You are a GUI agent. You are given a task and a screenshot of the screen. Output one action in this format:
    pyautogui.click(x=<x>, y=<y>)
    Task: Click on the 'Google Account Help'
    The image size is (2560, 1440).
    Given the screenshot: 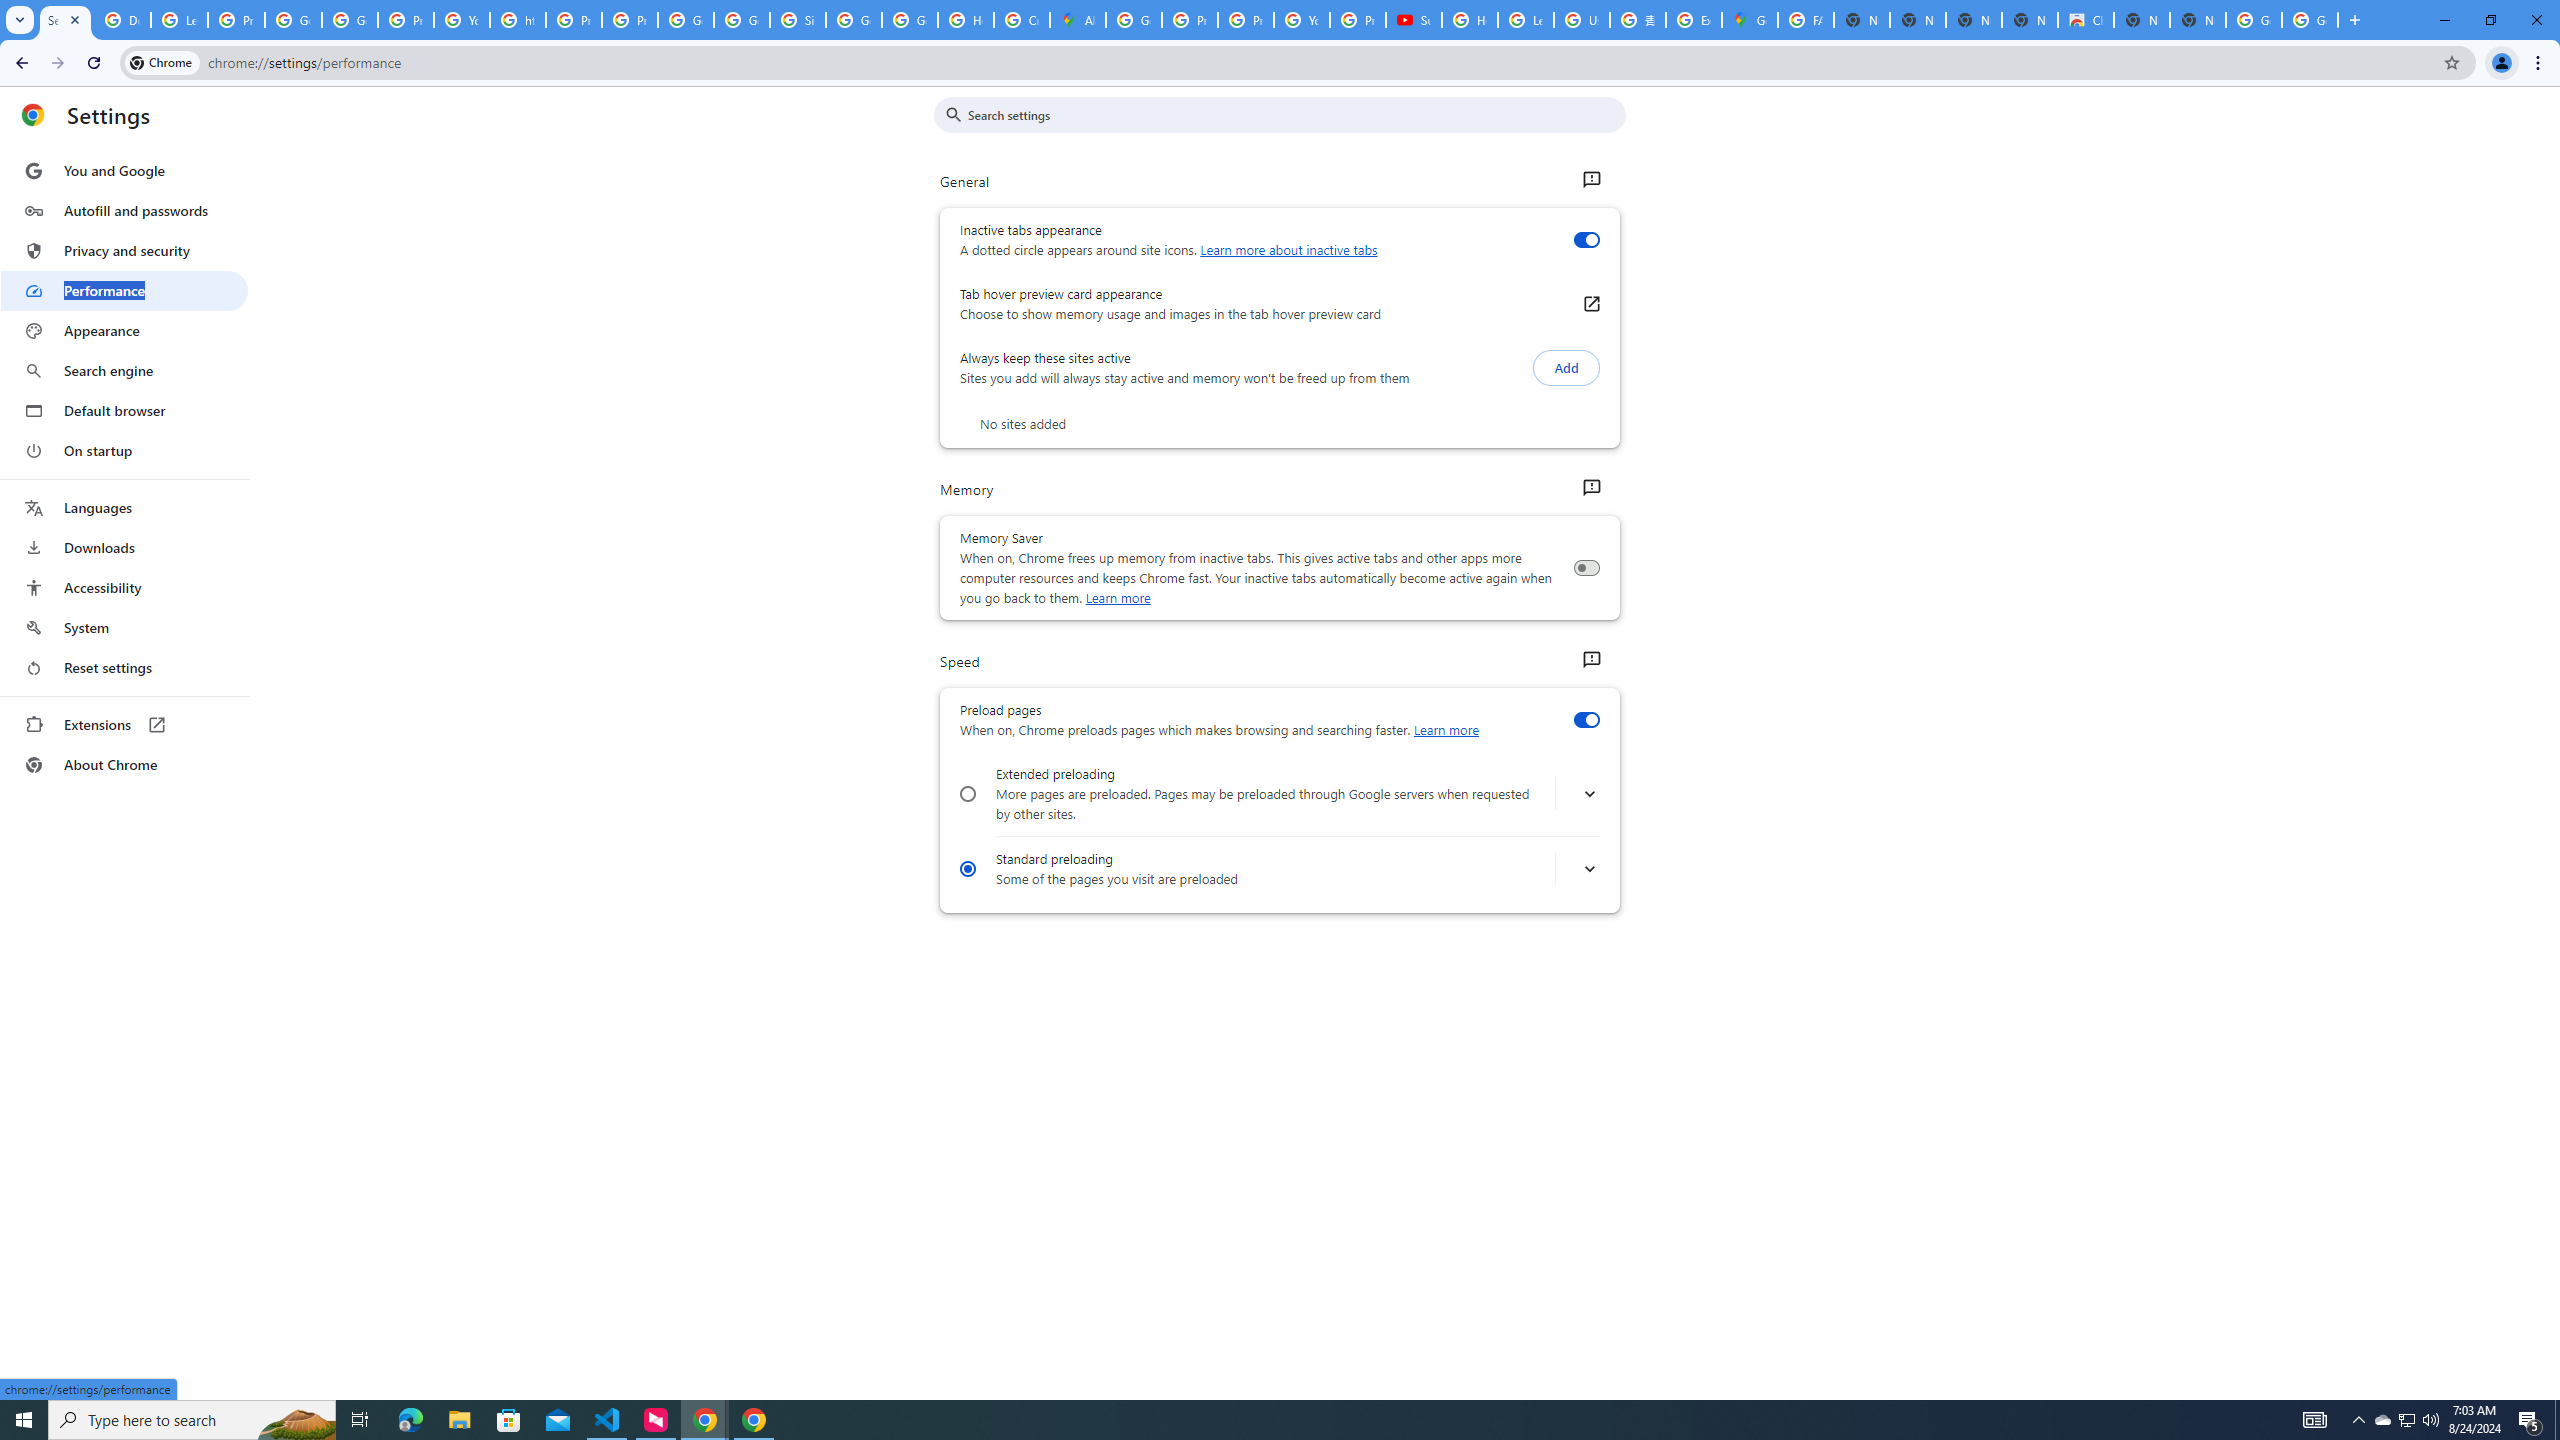 What is the action you would take?
    pyautogui.click(x=293, y=19)
    